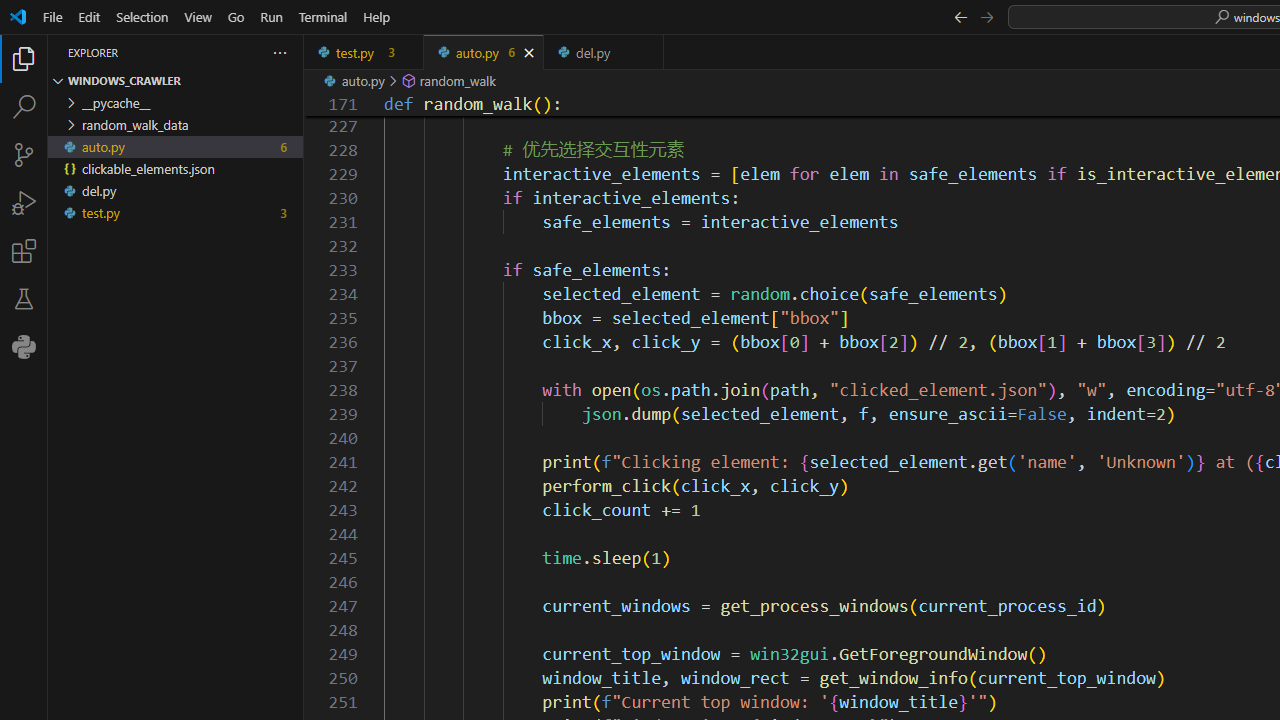 The image size is (1280, 720). I want to click on 'Extensions (Ctrl+Shift+X)', so click(24, 249).